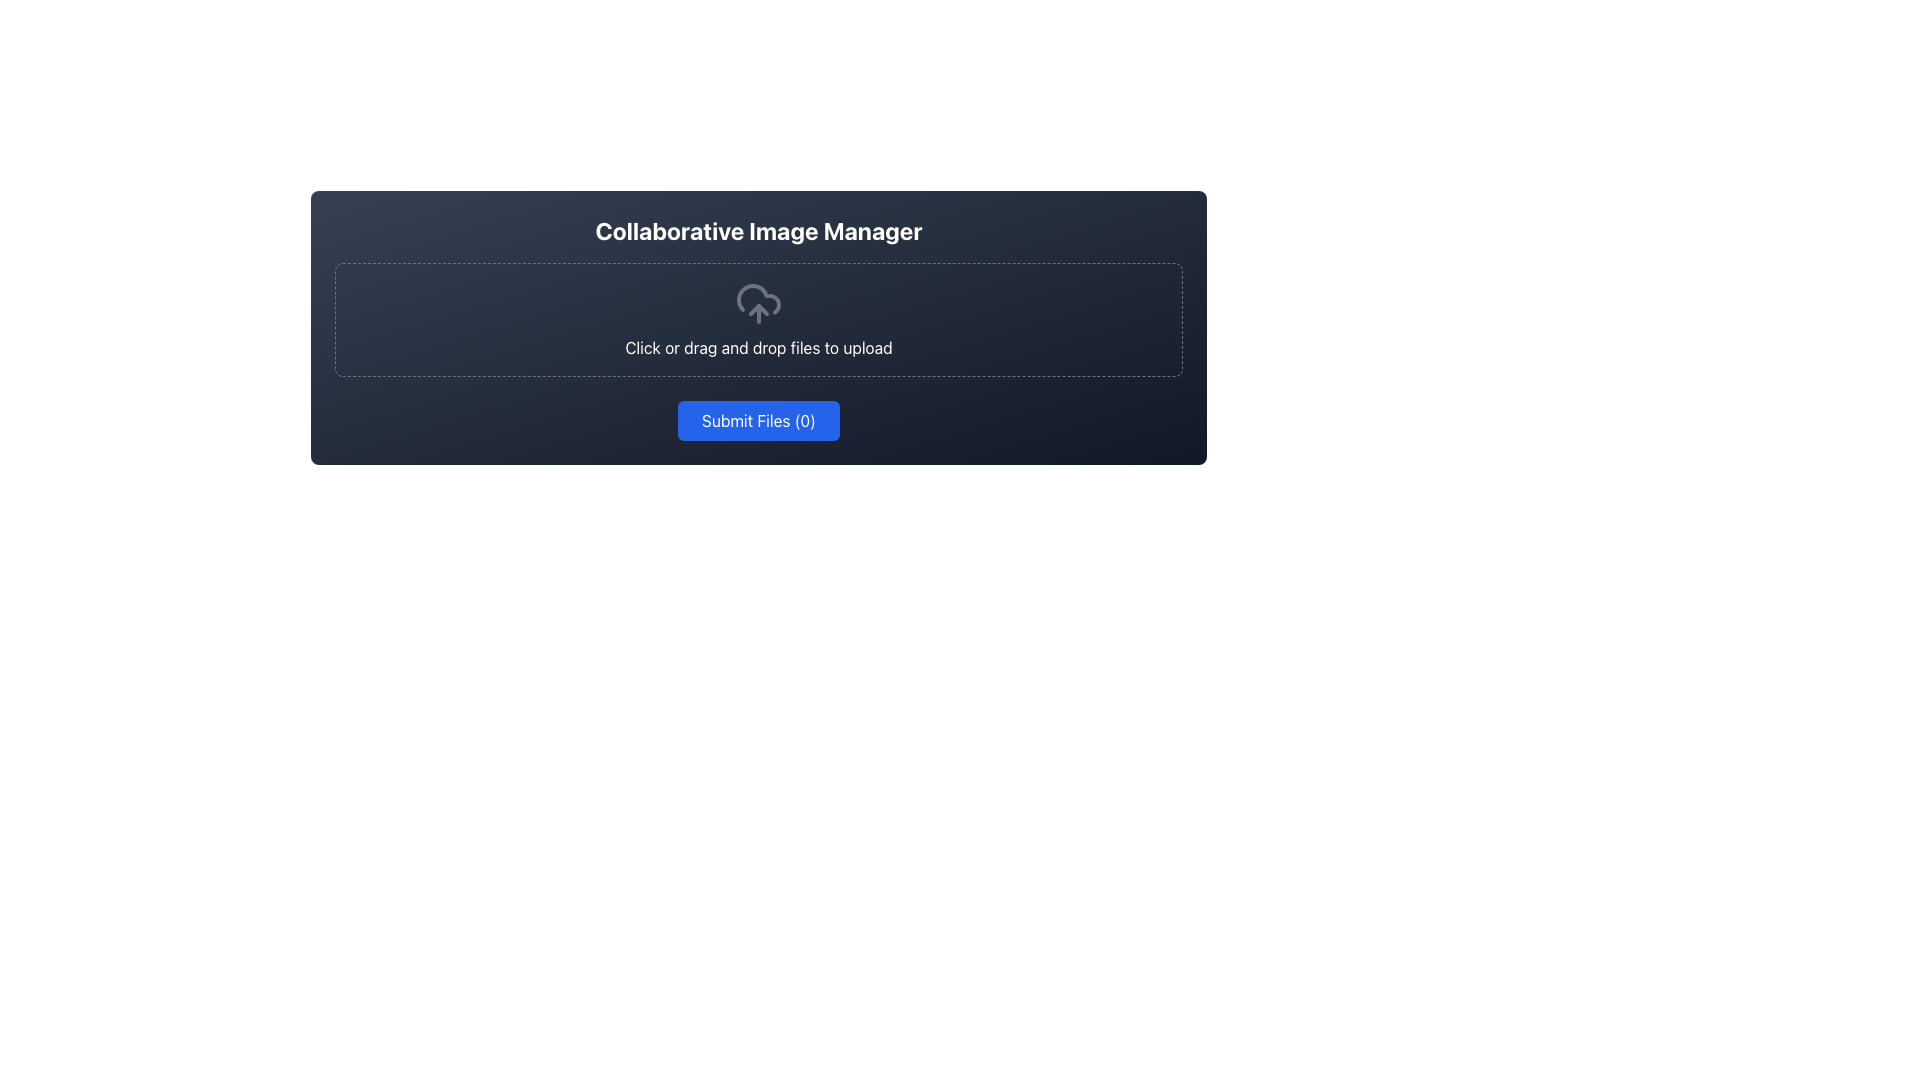 The height and width of the screenshot is (1080, 1920). What do you see at coordinates (757, 346) in the screenshot?
I see `the informational text label that reads 'Click or drag and drop files to upload', which is displayed in light gray font on a dark background, centered within the file upload area` at bounding box center [757, 346].